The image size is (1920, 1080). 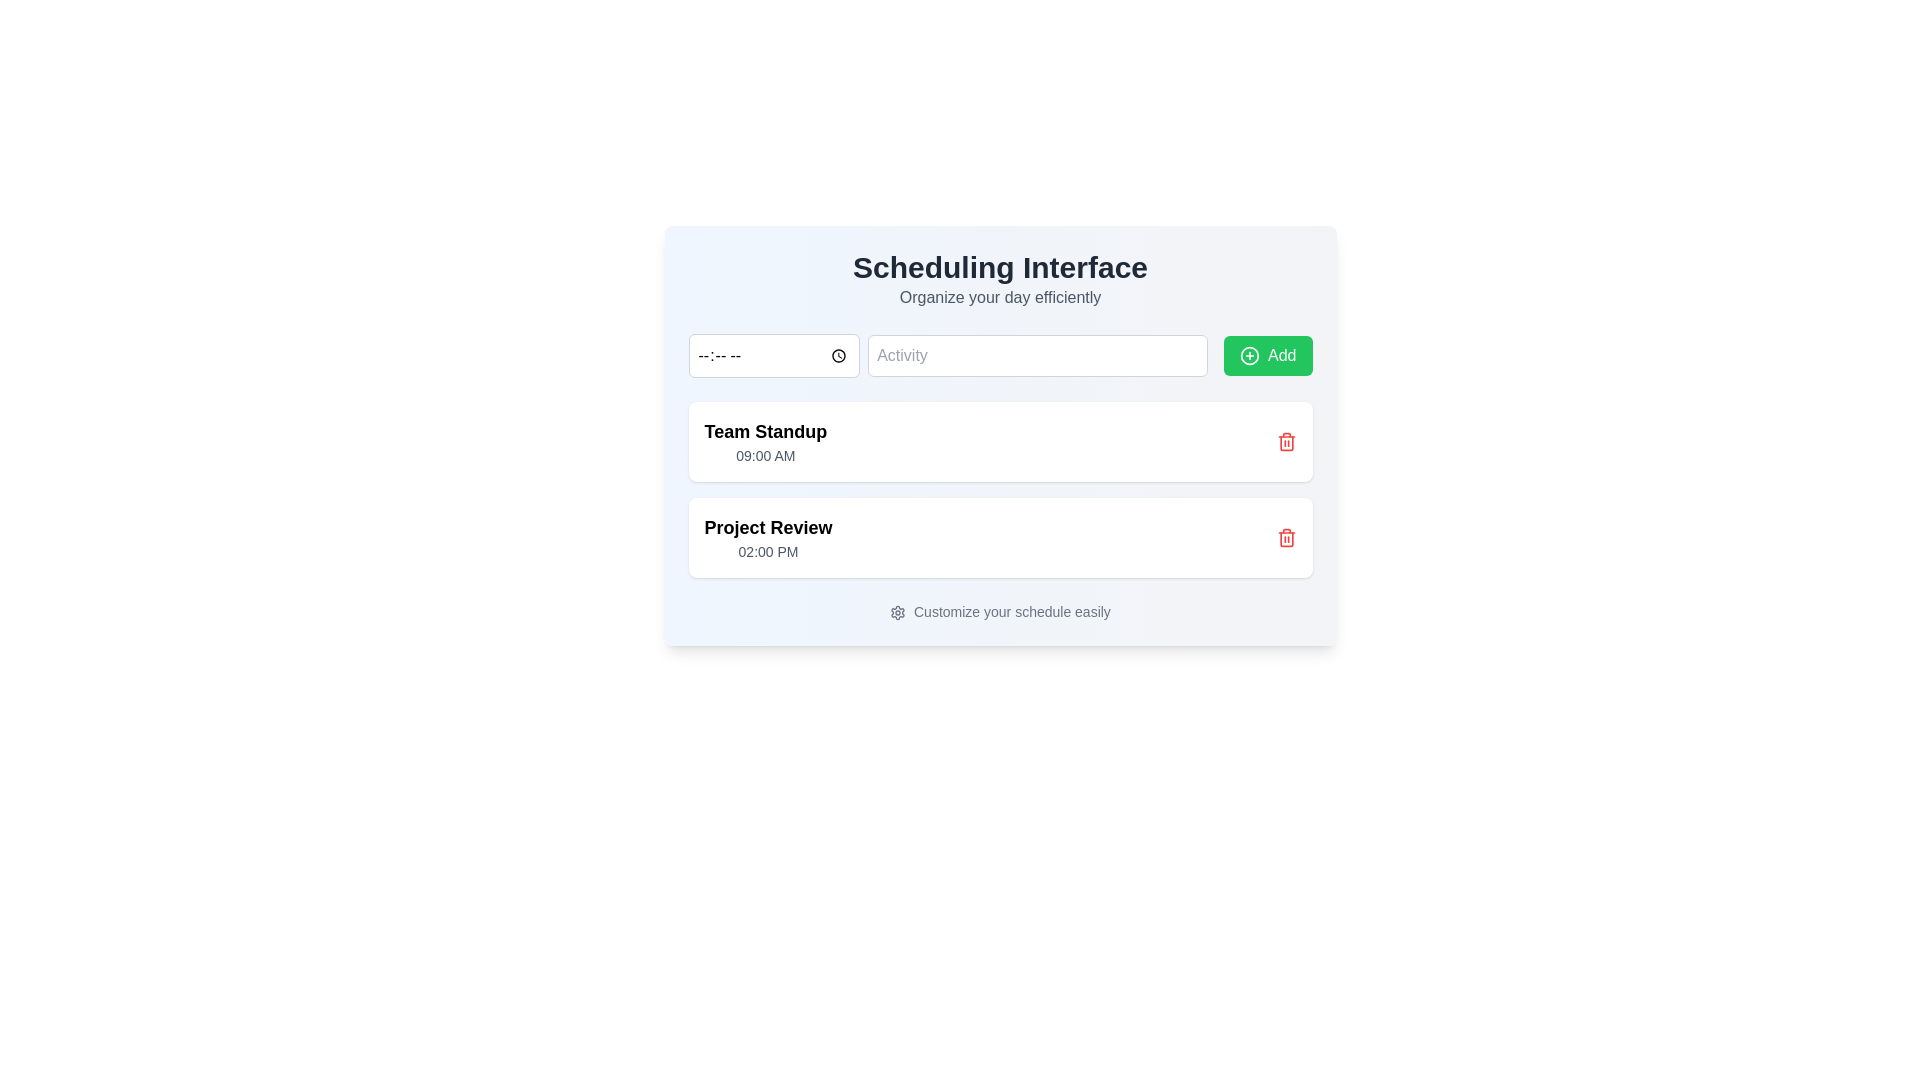 I want to click on the red trashcan icon delete button located to the far right of the 'Project Review' entry, so click(x=1286, y=536).